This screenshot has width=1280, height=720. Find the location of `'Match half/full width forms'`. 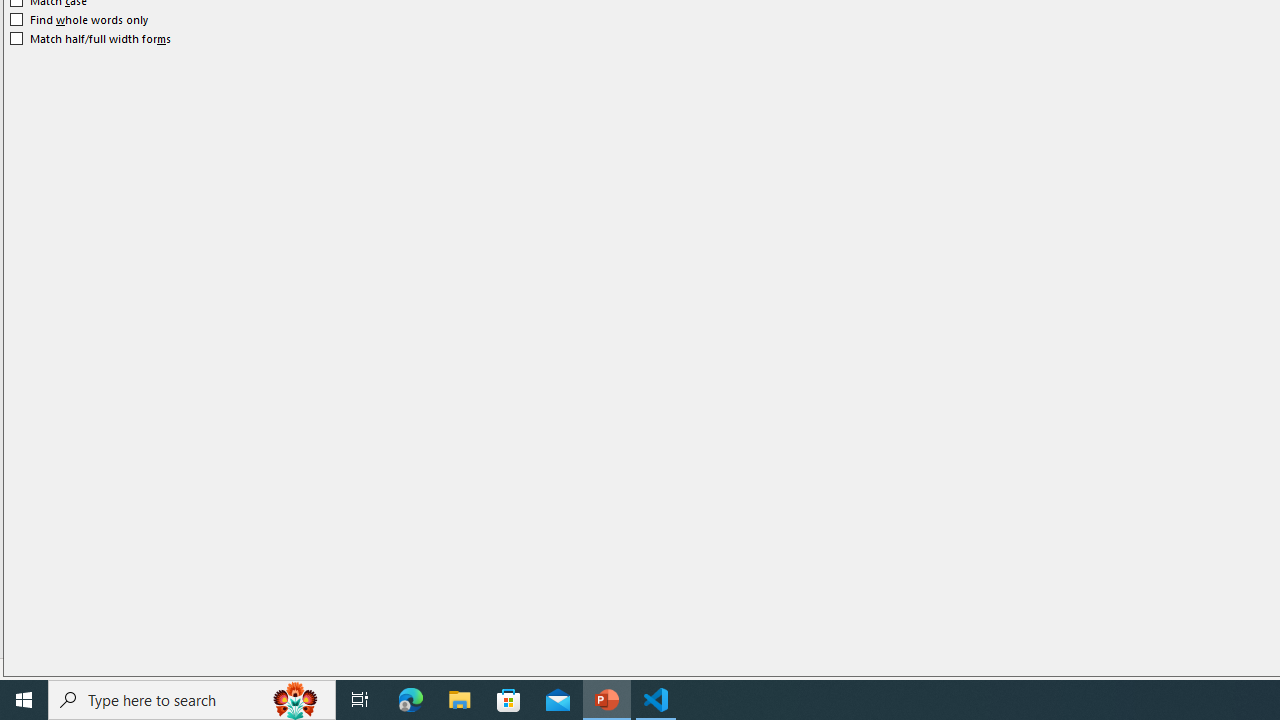

'Match half/full width forms' is located at coordinates (90, 38).